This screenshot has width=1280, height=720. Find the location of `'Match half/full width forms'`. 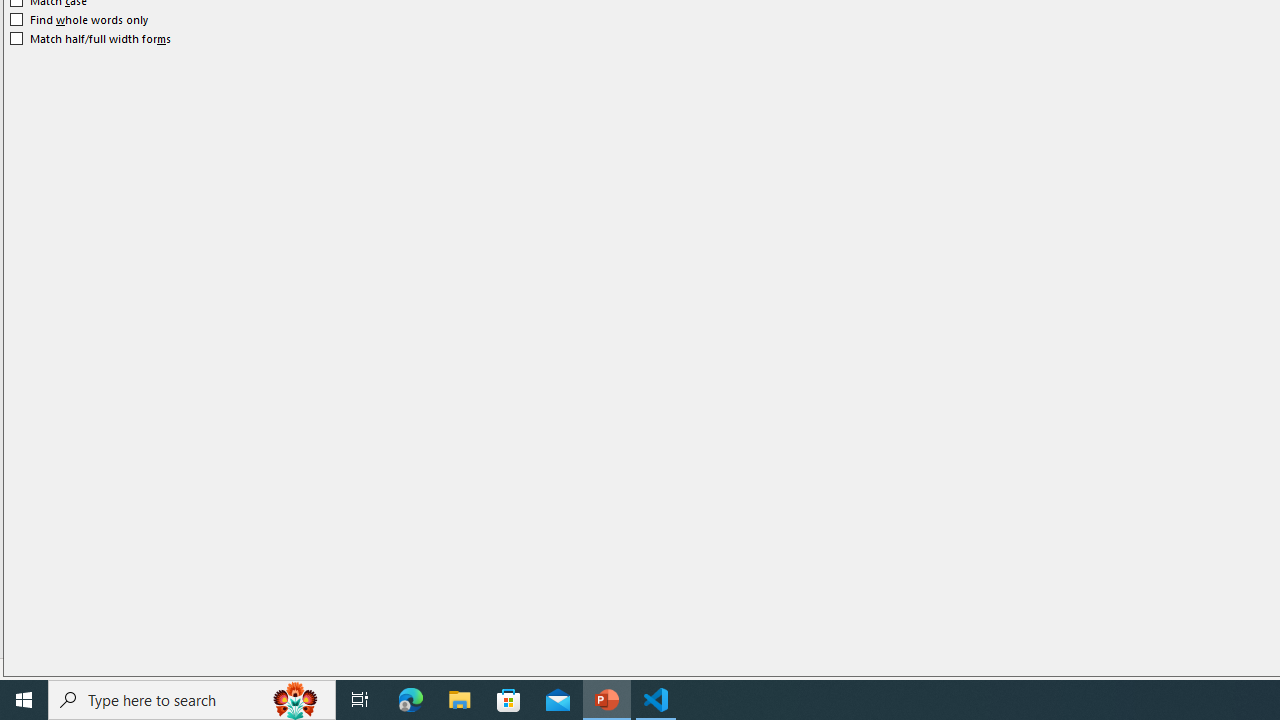

'Match half/full width forms' is located at coordinates (90, 38).